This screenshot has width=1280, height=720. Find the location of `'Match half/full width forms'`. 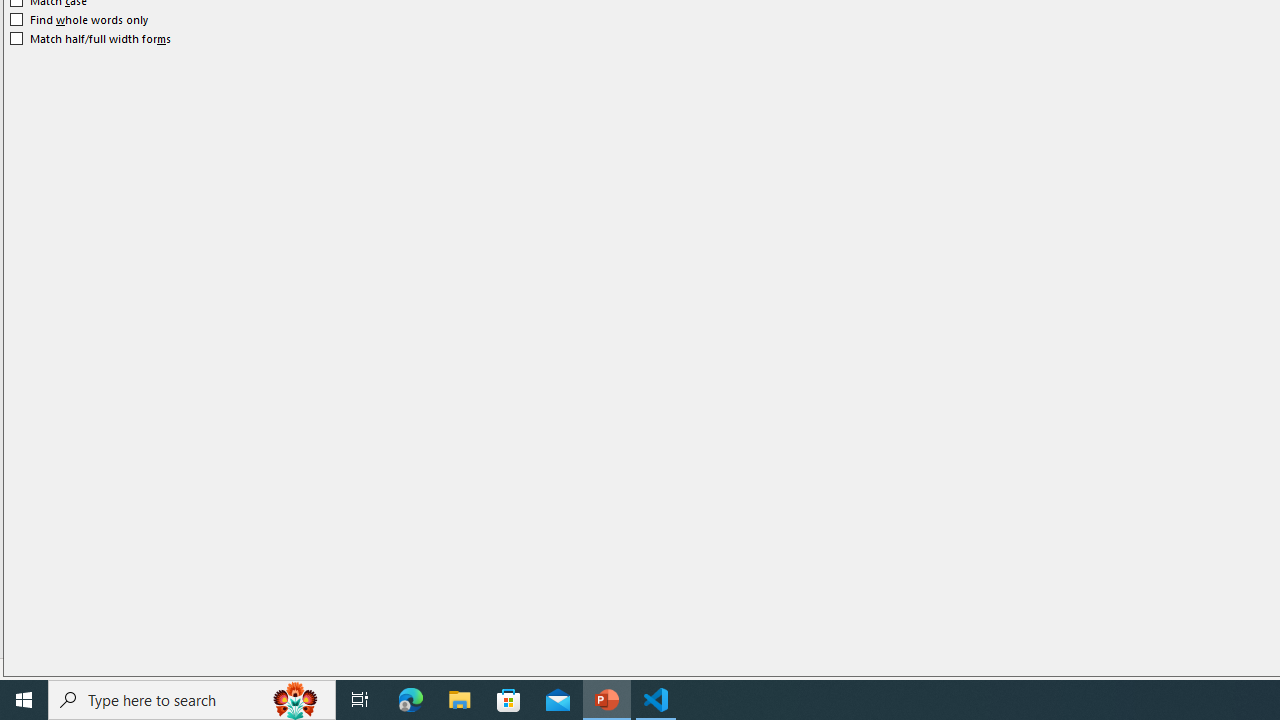

'Match half/full width forms' is located at coordinates (90, 38).